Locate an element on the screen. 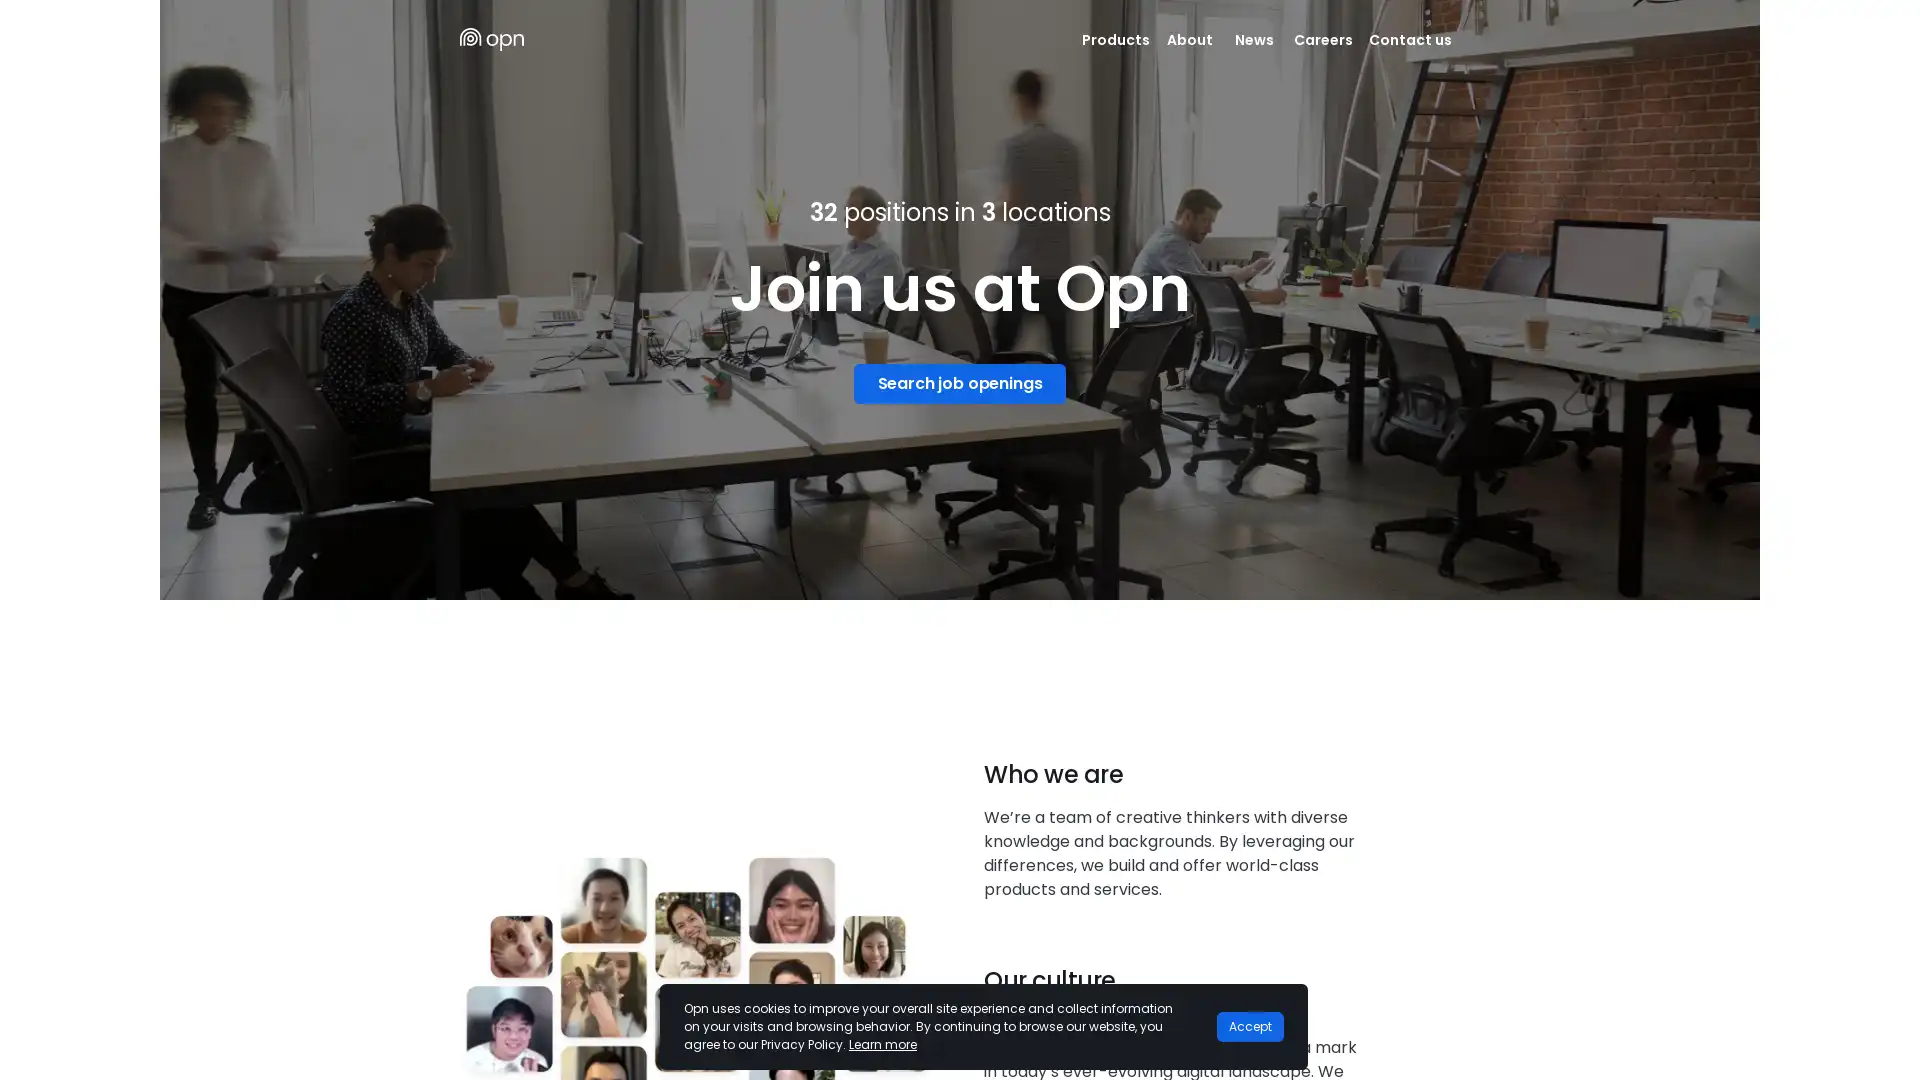 The image size is (1920, 1080). Accept is located at coordinates (1249, 1026).